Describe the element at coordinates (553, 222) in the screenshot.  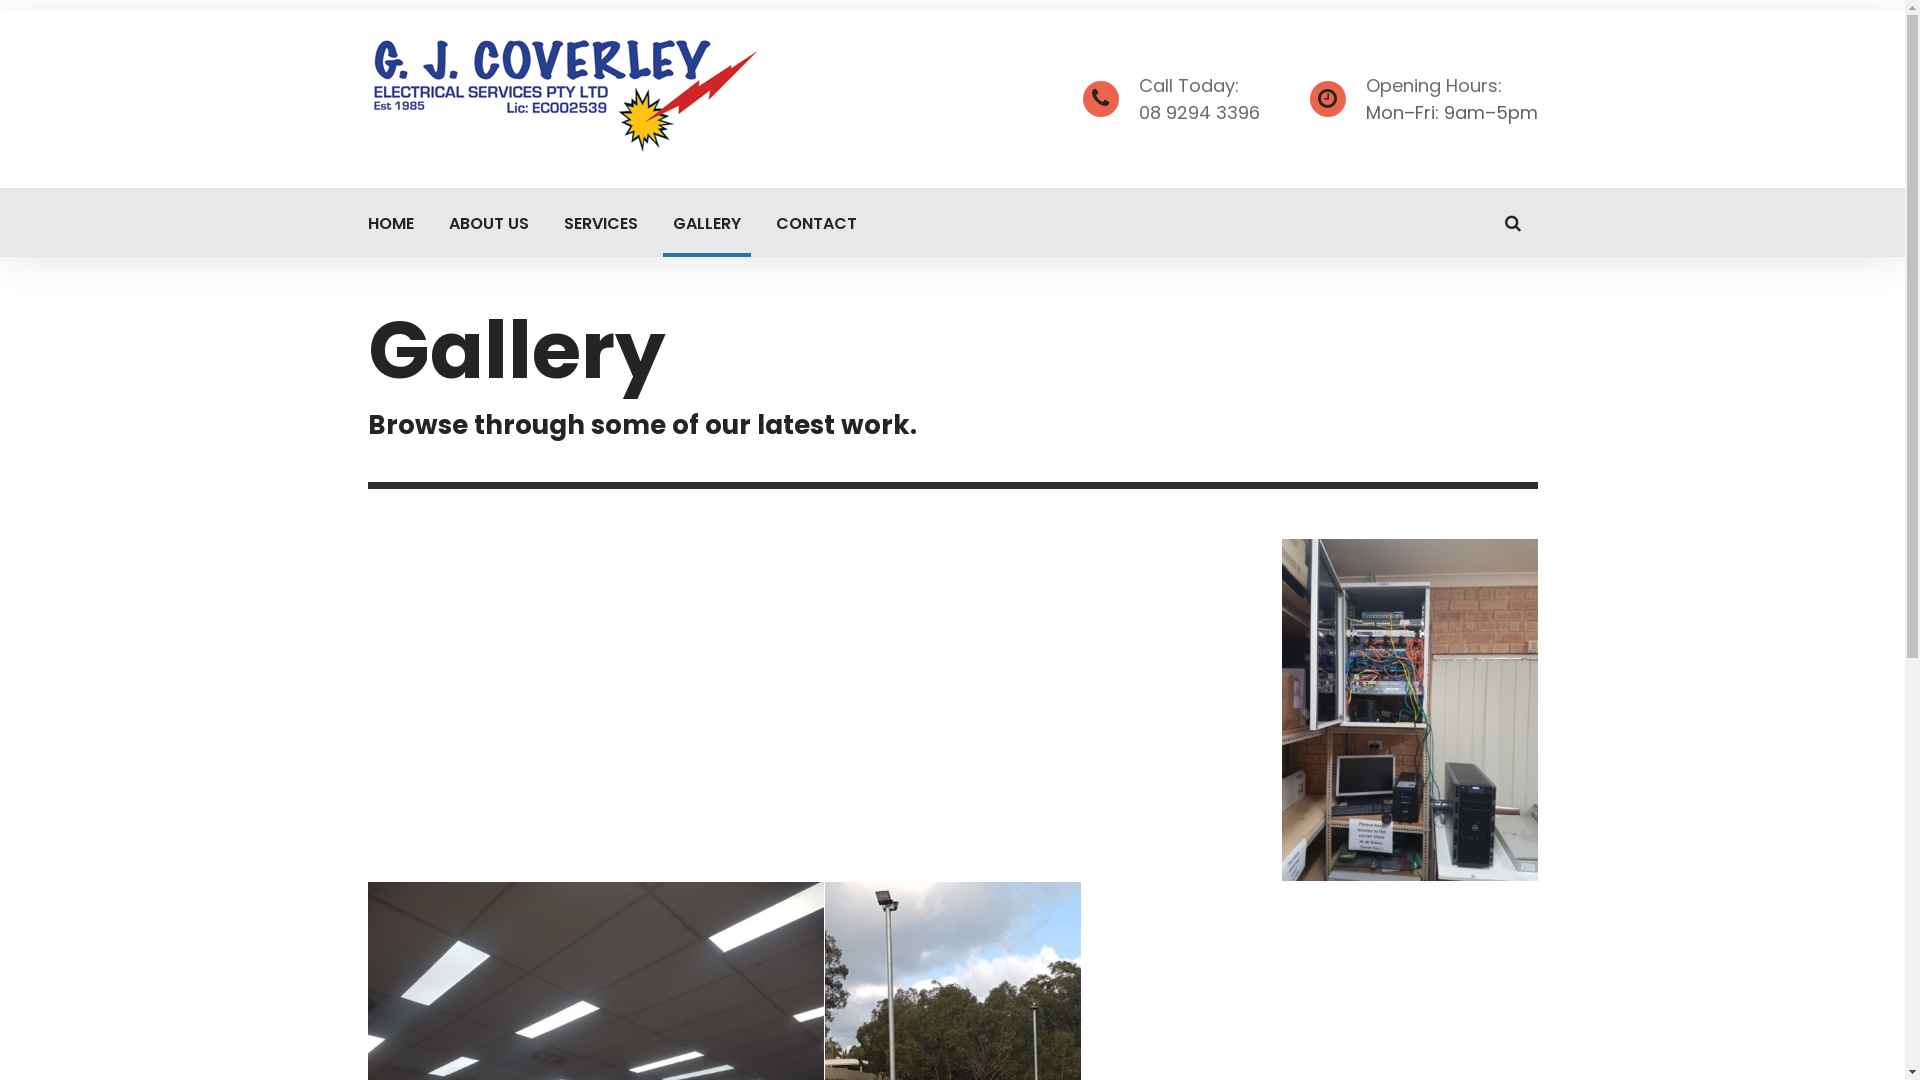
I see `'SERVICES'` at that location.